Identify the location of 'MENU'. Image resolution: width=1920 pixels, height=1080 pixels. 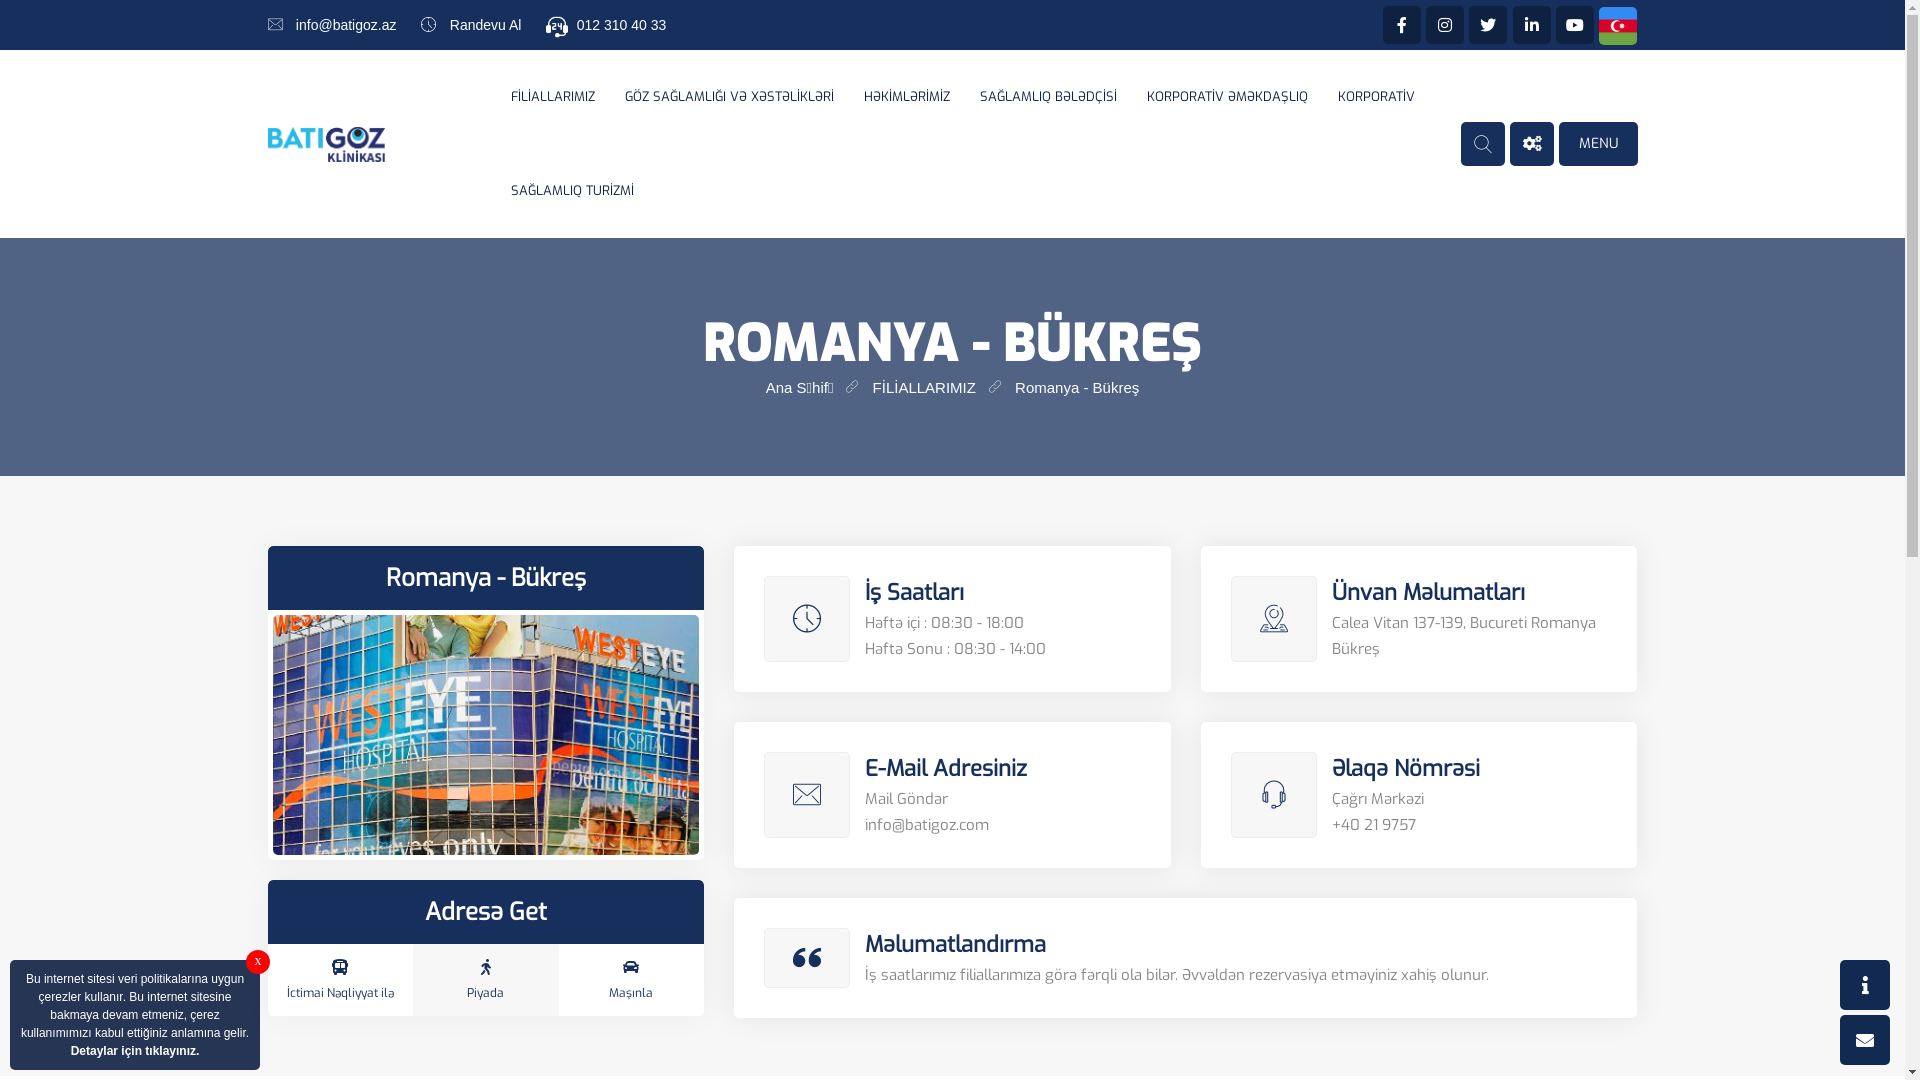
(1597, 142).